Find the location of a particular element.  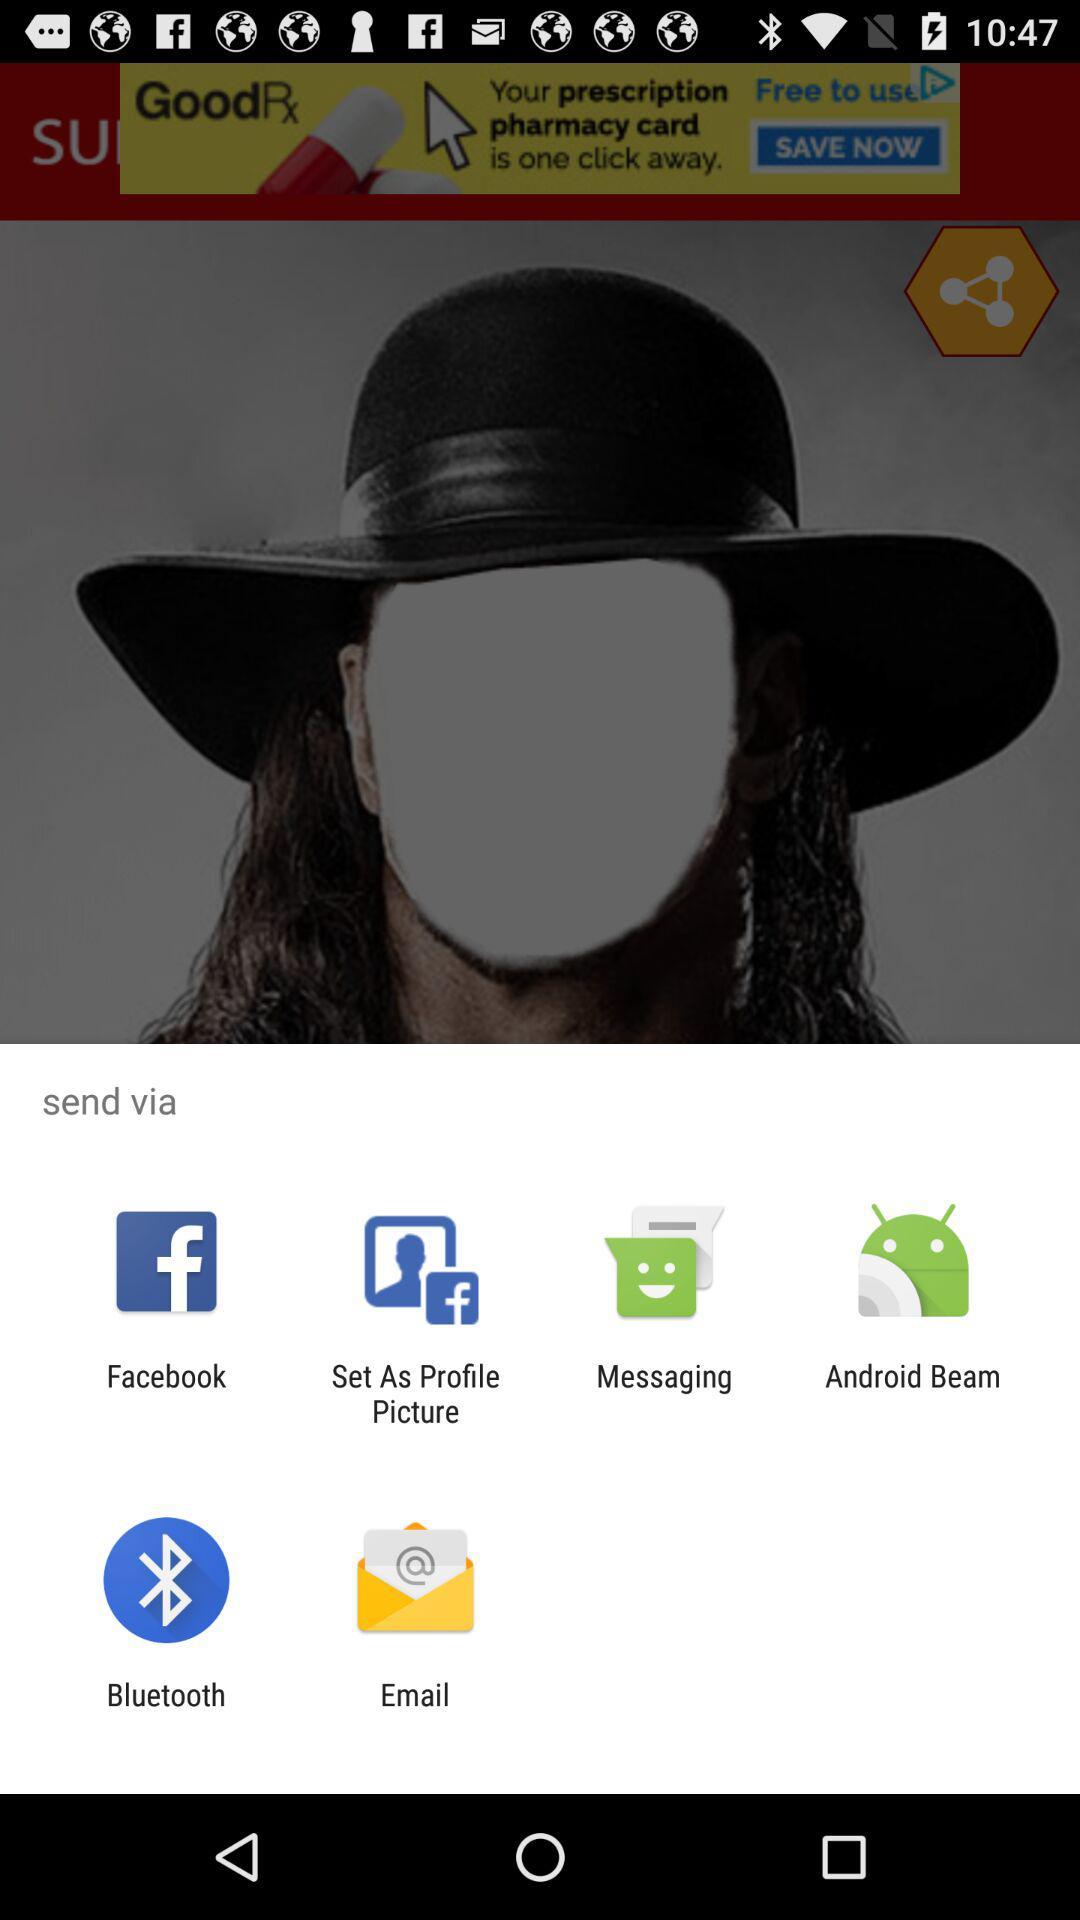

app next to the facebook app is located at coordinates (414, 1392).